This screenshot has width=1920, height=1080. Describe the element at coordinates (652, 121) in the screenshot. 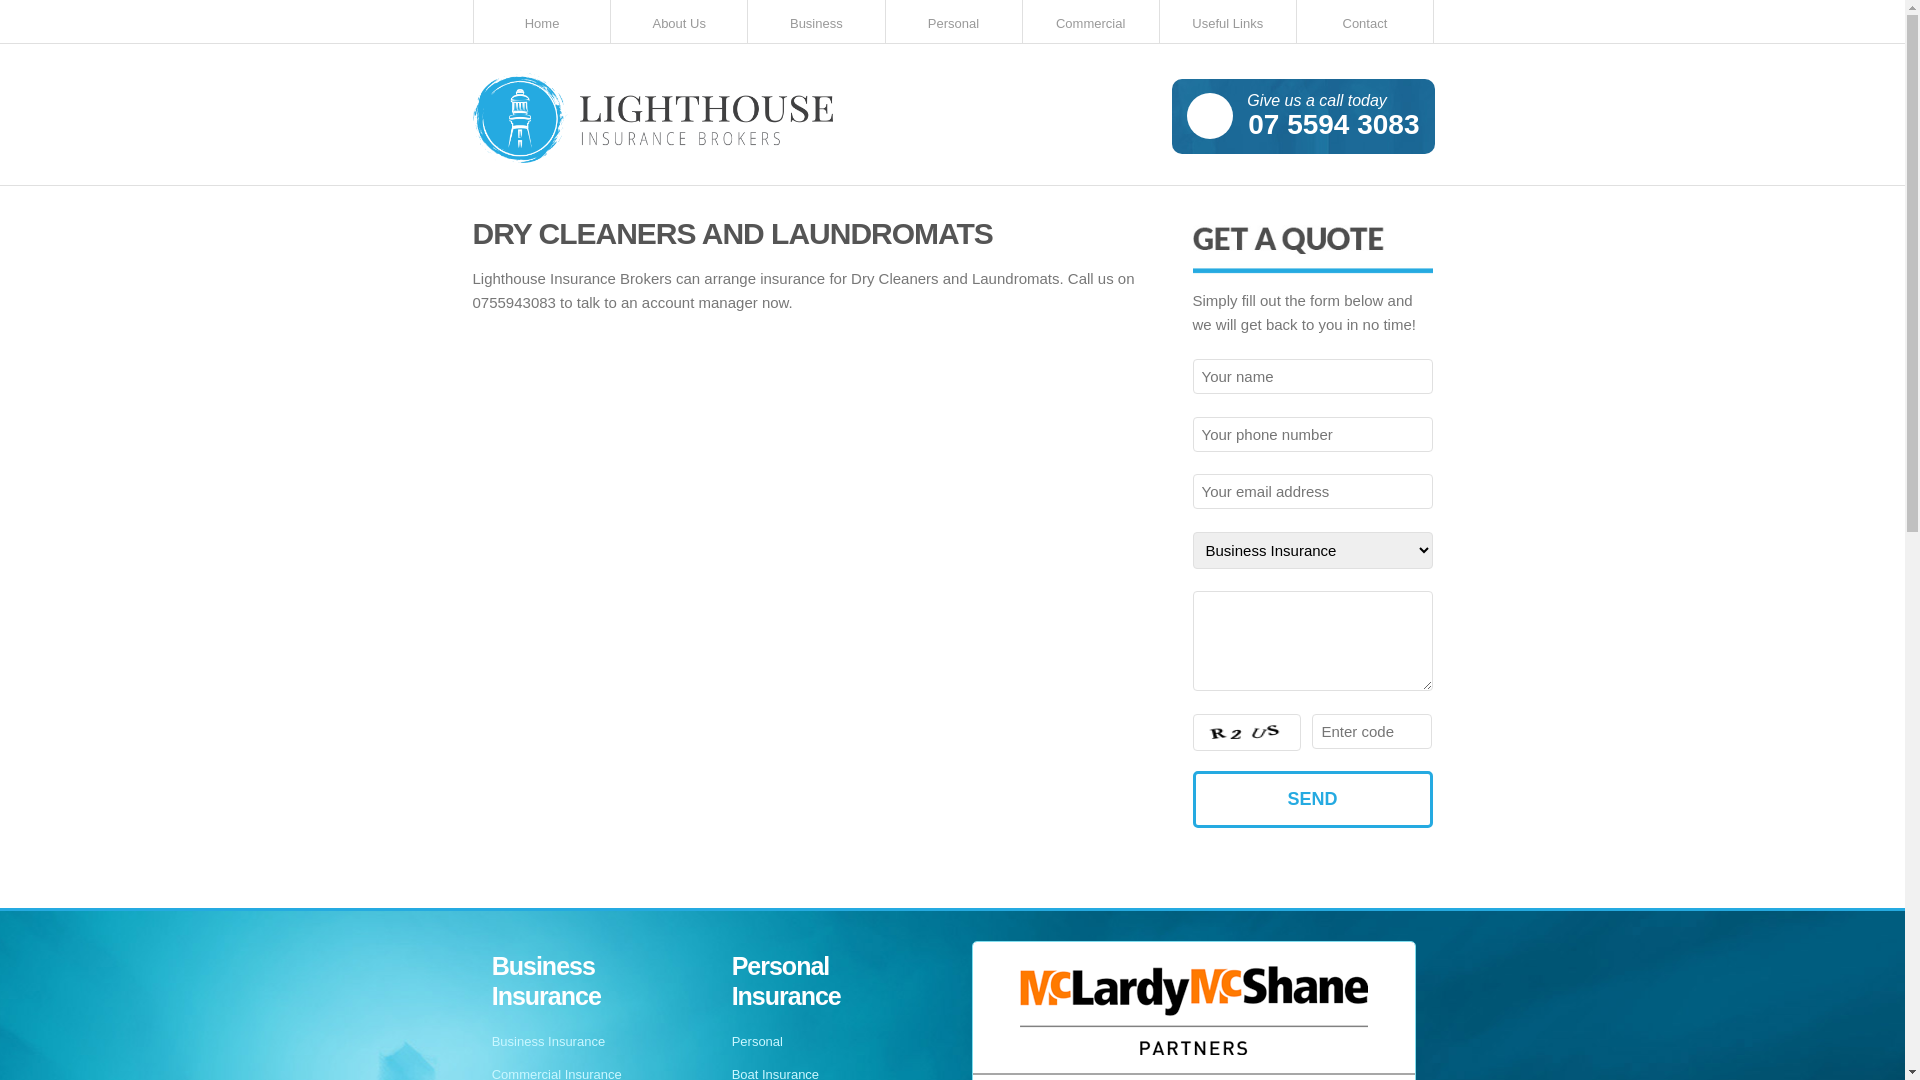

I see `'Lighthouse Insurance Brokers'` at that location.